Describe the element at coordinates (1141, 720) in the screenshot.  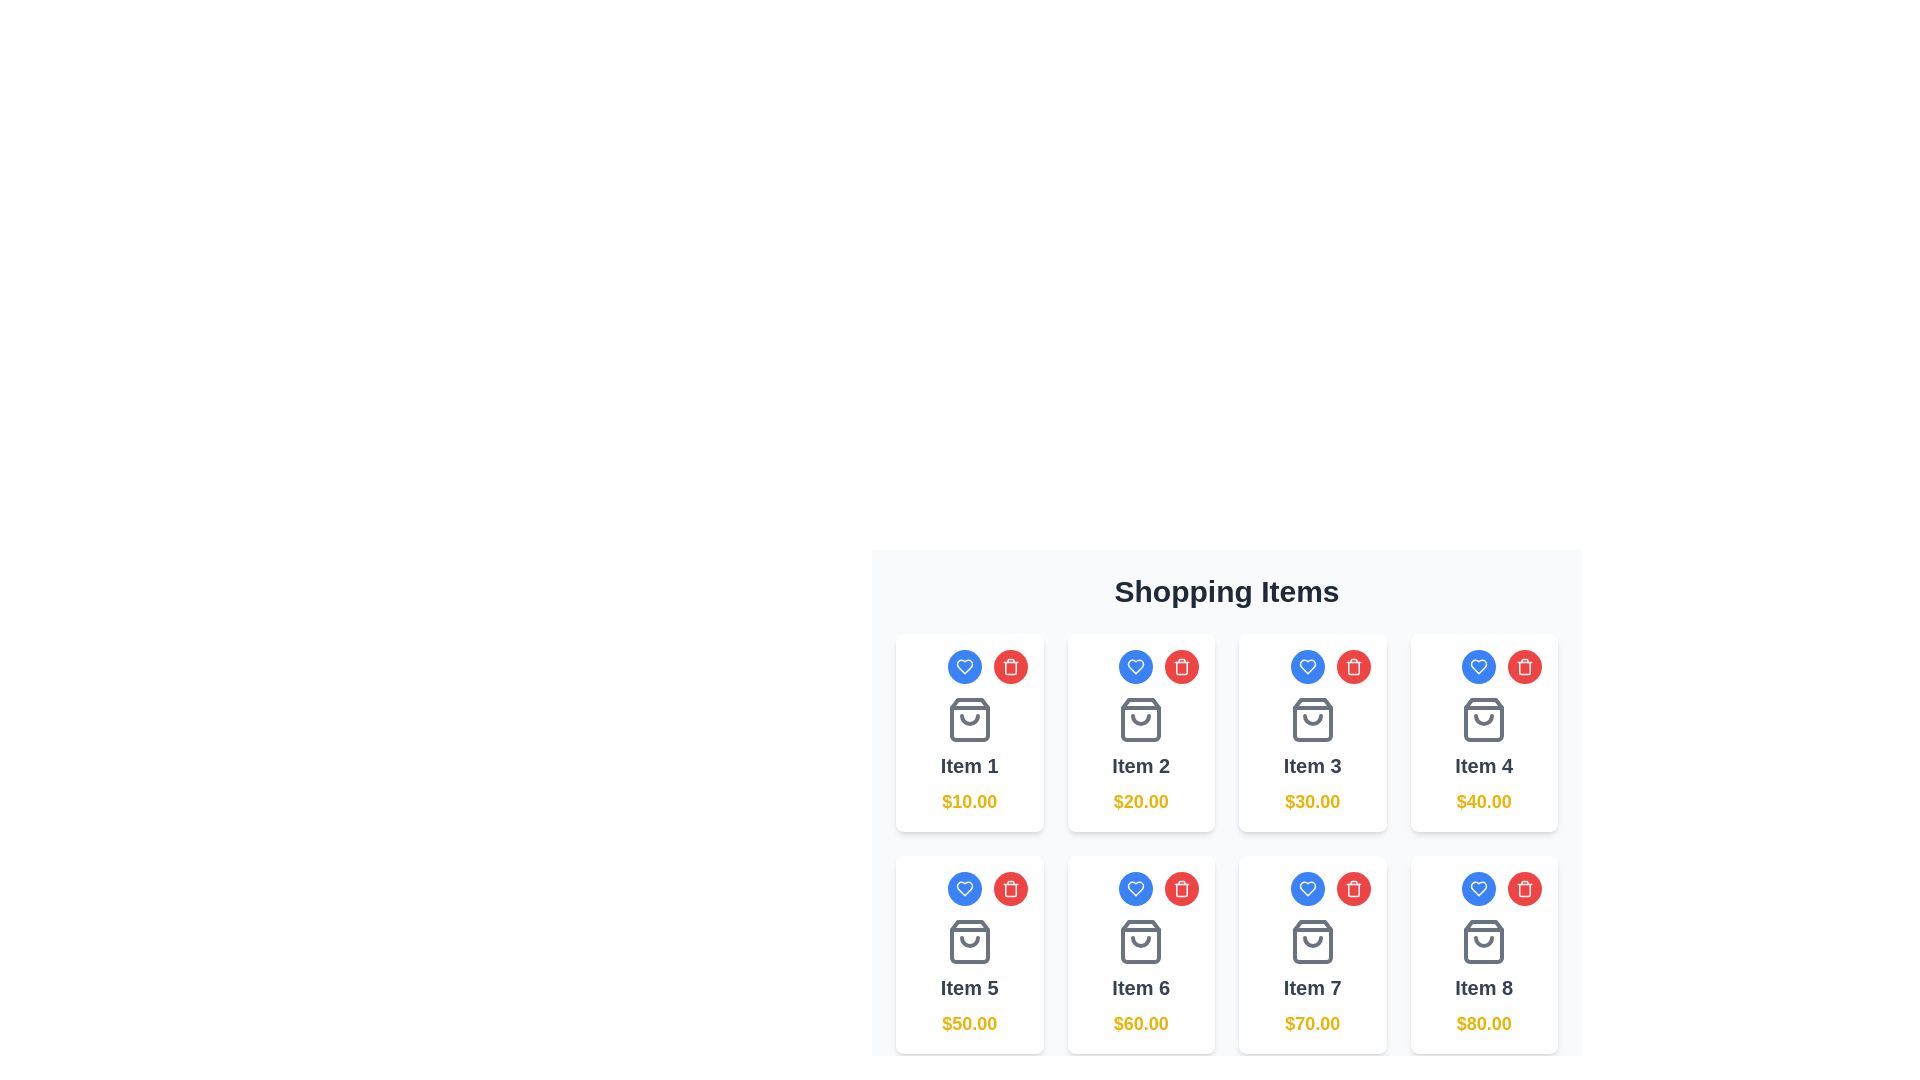
I see `the shopping bag icon located in the second column of the first row, directly above 'Item 2' priced at '$20.00'` at that location.